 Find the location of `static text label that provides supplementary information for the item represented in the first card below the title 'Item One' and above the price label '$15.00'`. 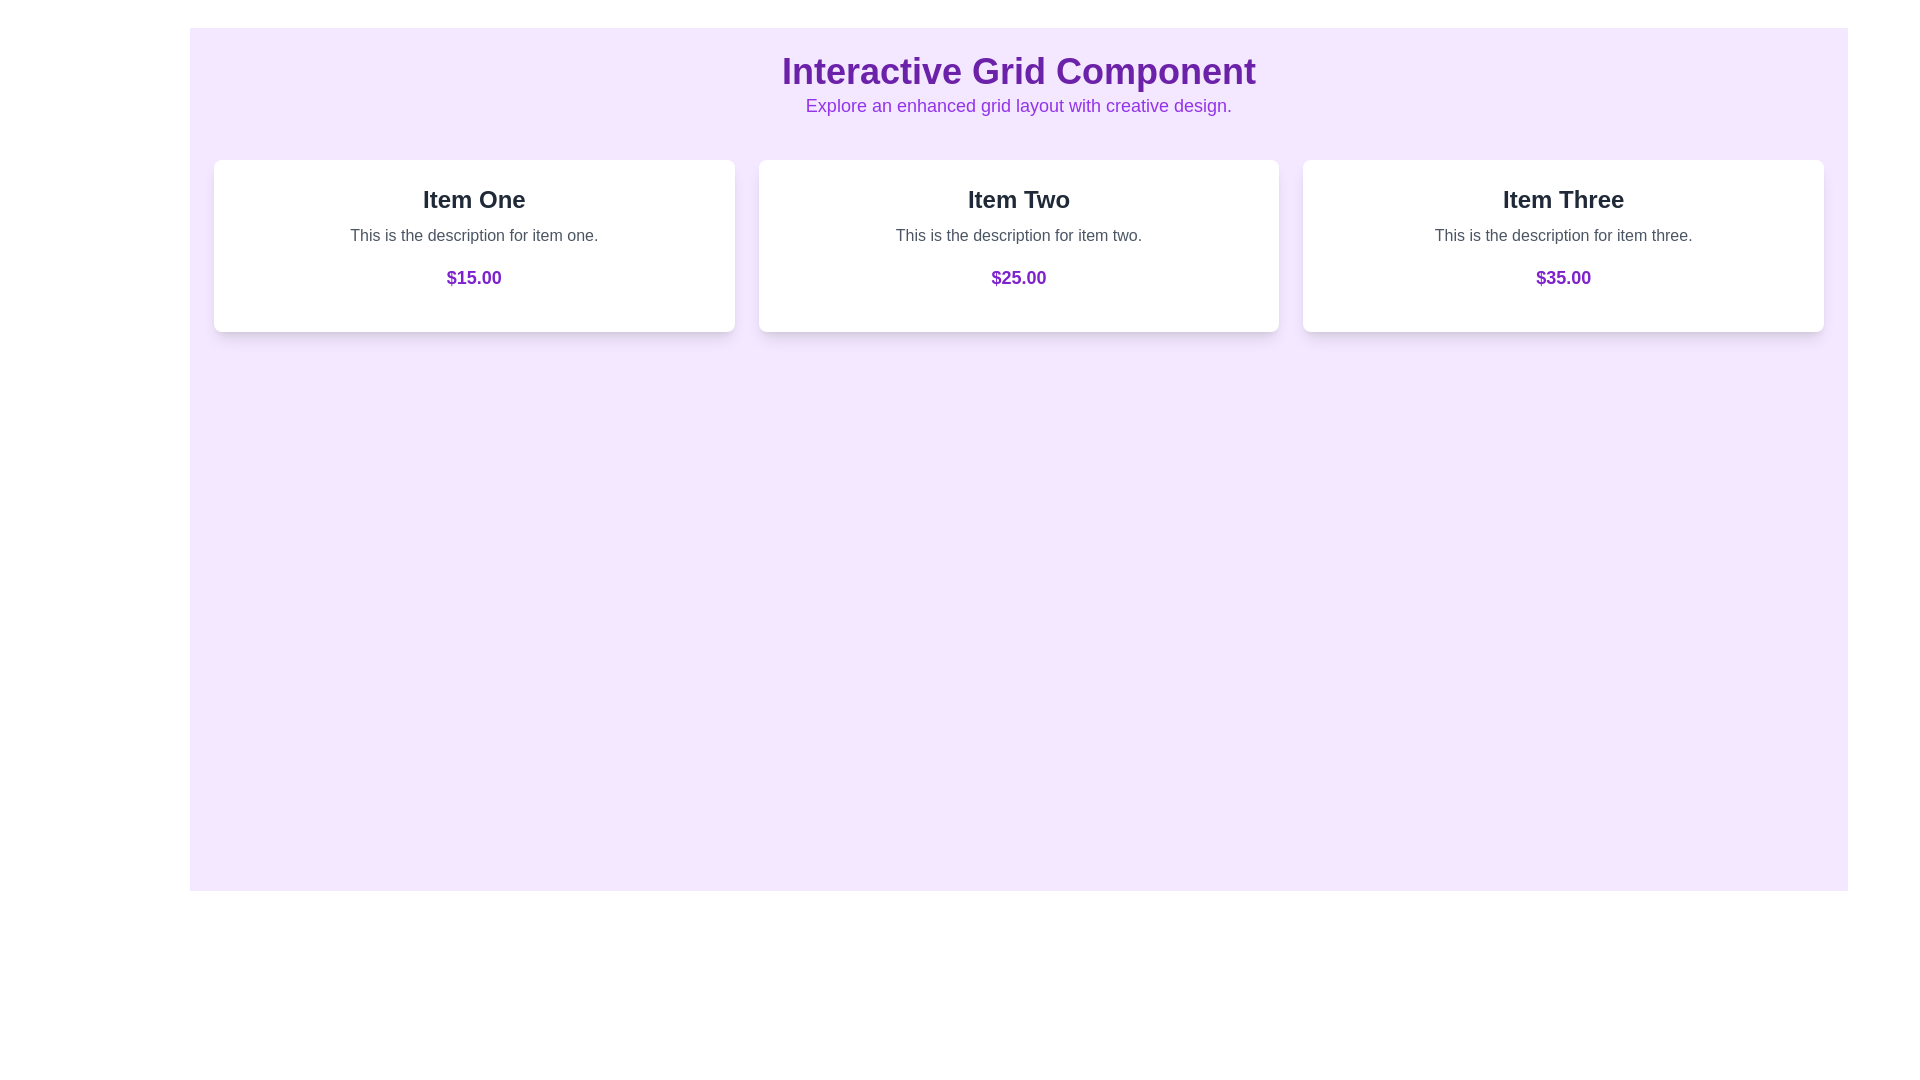

static text label that provides supplementary information for the item represented in the first card below the title 'Item One' and above the price label '$15.00' is located at coordinates (473, 234).